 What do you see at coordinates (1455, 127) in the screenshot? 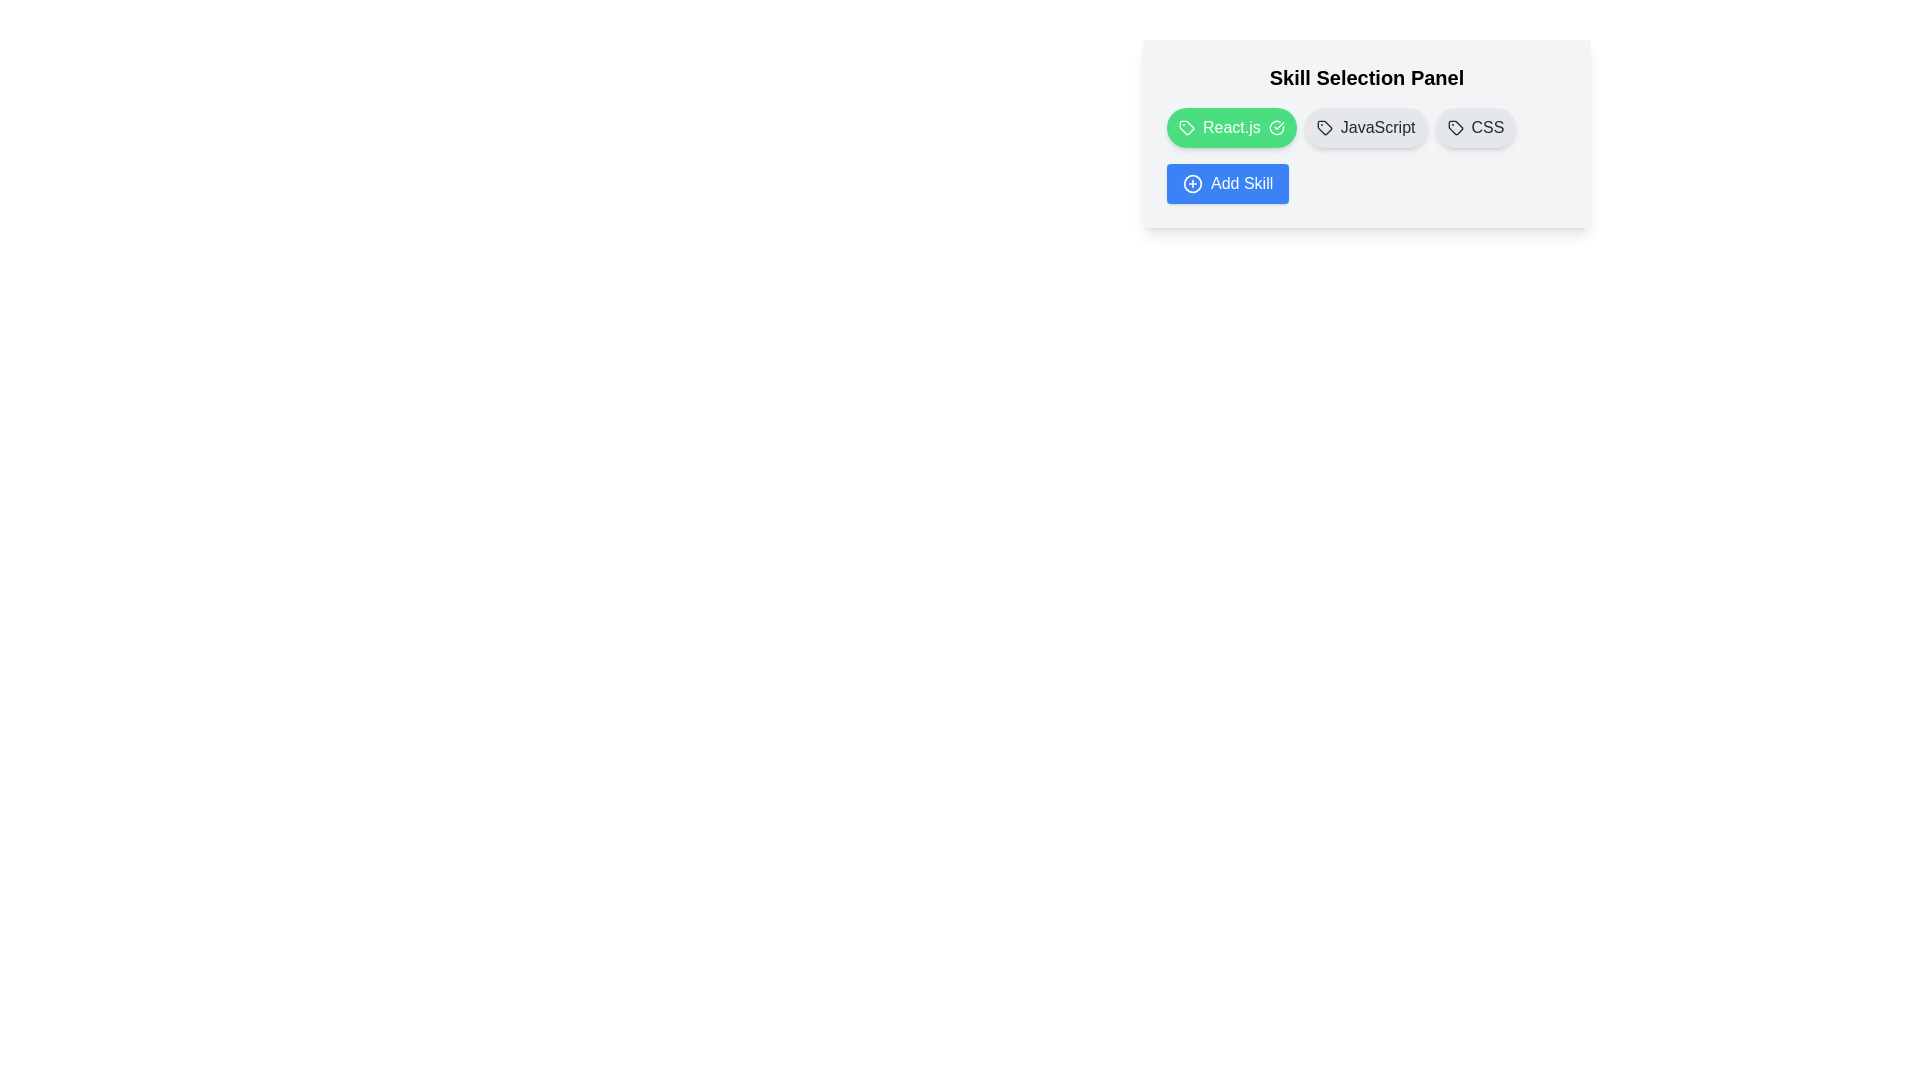
I see `the decorative icon representing a tag next to the 'CSS' text in the 'Skill Selection Panel' to indicate a skill related to CSS` at bounding box center [1455, 127].